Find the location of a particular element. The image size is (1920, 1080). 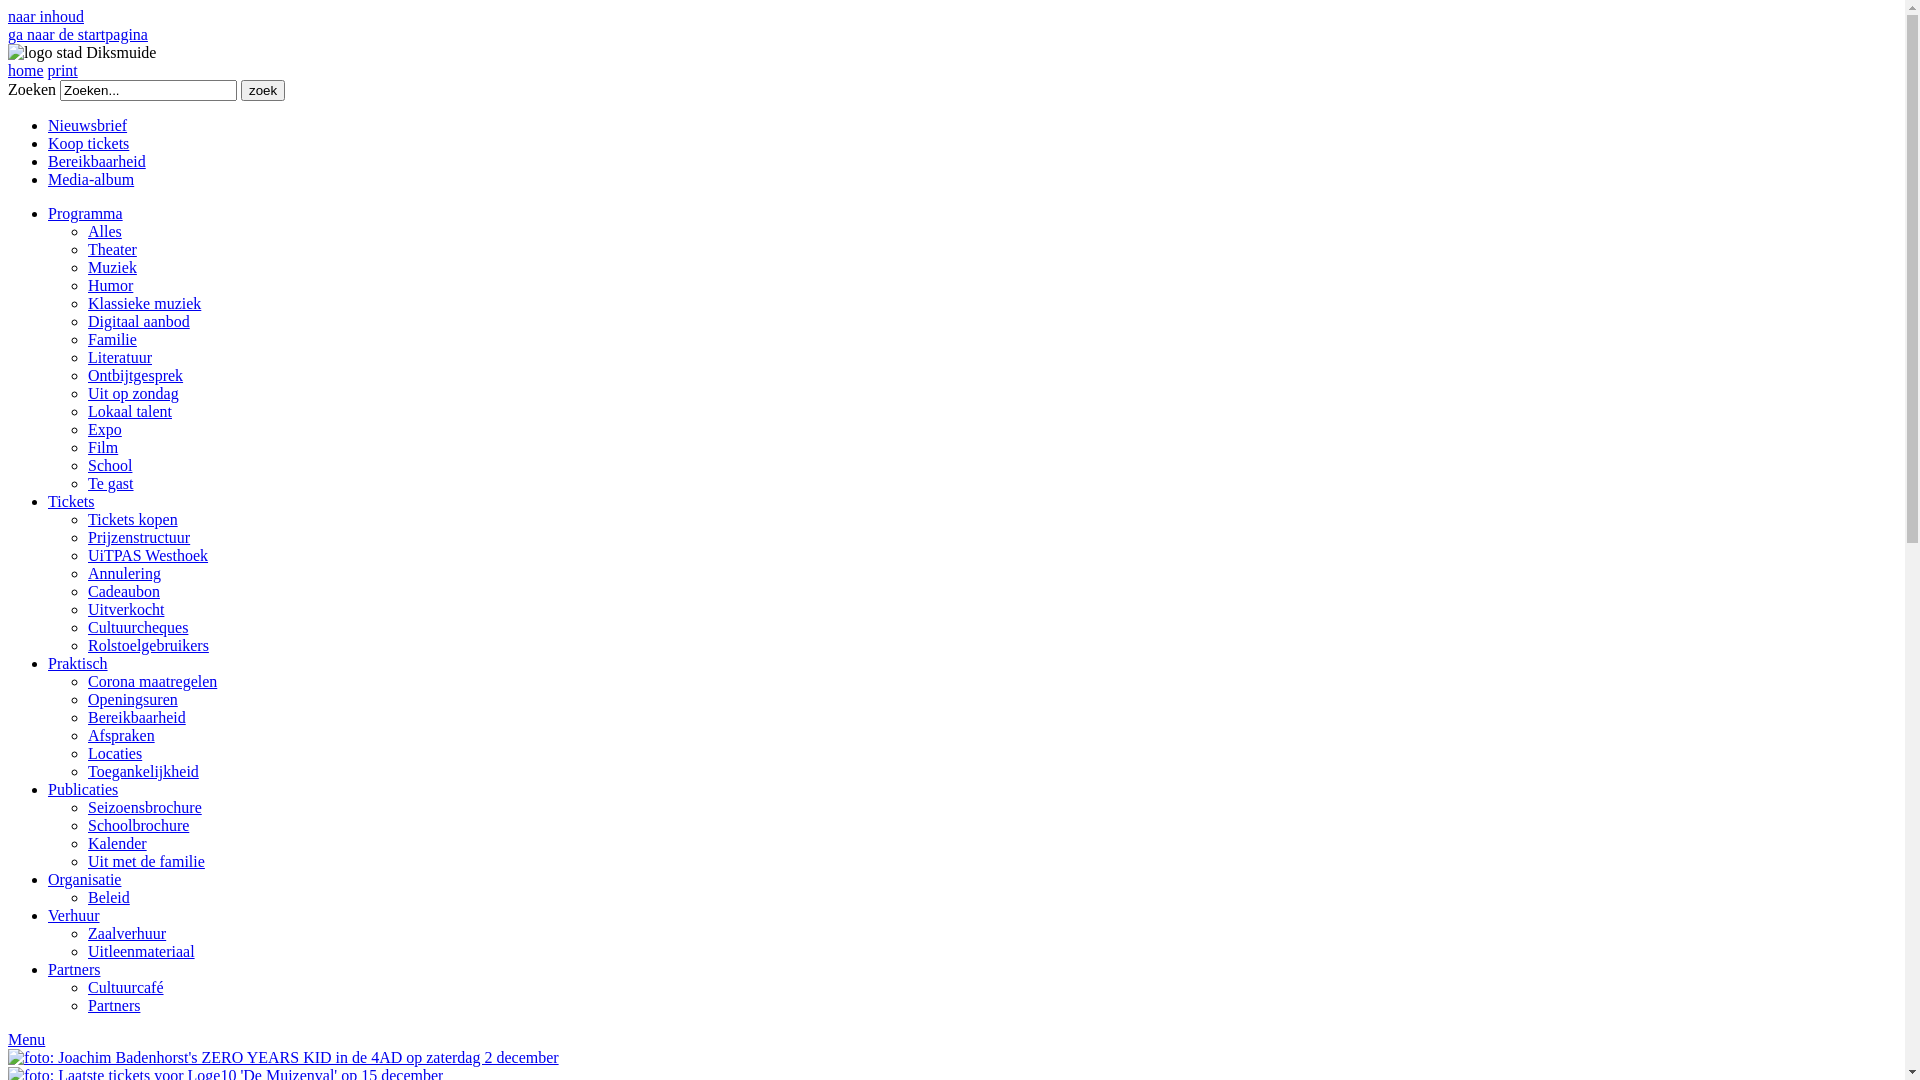

'Digitaal aanbod' is located at coordinates (138, 320).